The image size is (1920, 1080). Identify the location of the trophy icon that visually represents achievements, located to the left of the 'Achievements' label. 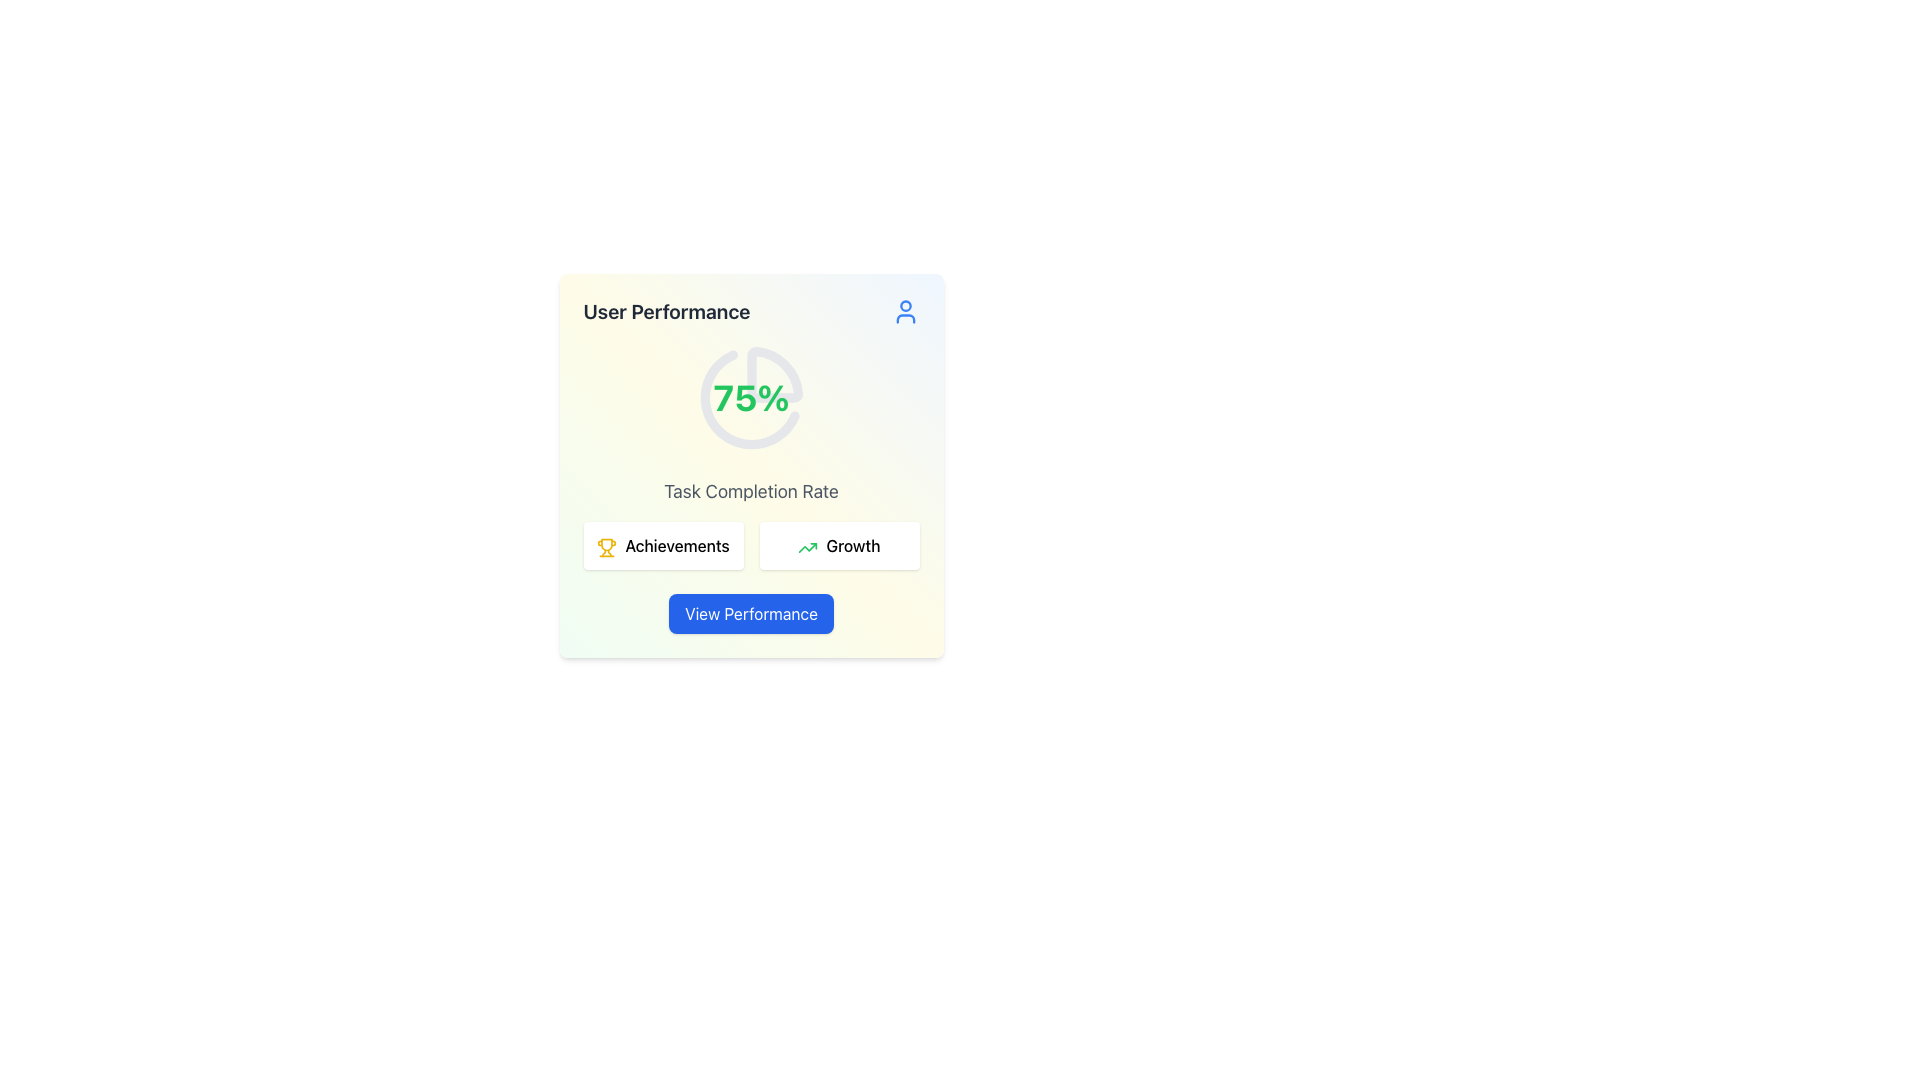
(606, 544).